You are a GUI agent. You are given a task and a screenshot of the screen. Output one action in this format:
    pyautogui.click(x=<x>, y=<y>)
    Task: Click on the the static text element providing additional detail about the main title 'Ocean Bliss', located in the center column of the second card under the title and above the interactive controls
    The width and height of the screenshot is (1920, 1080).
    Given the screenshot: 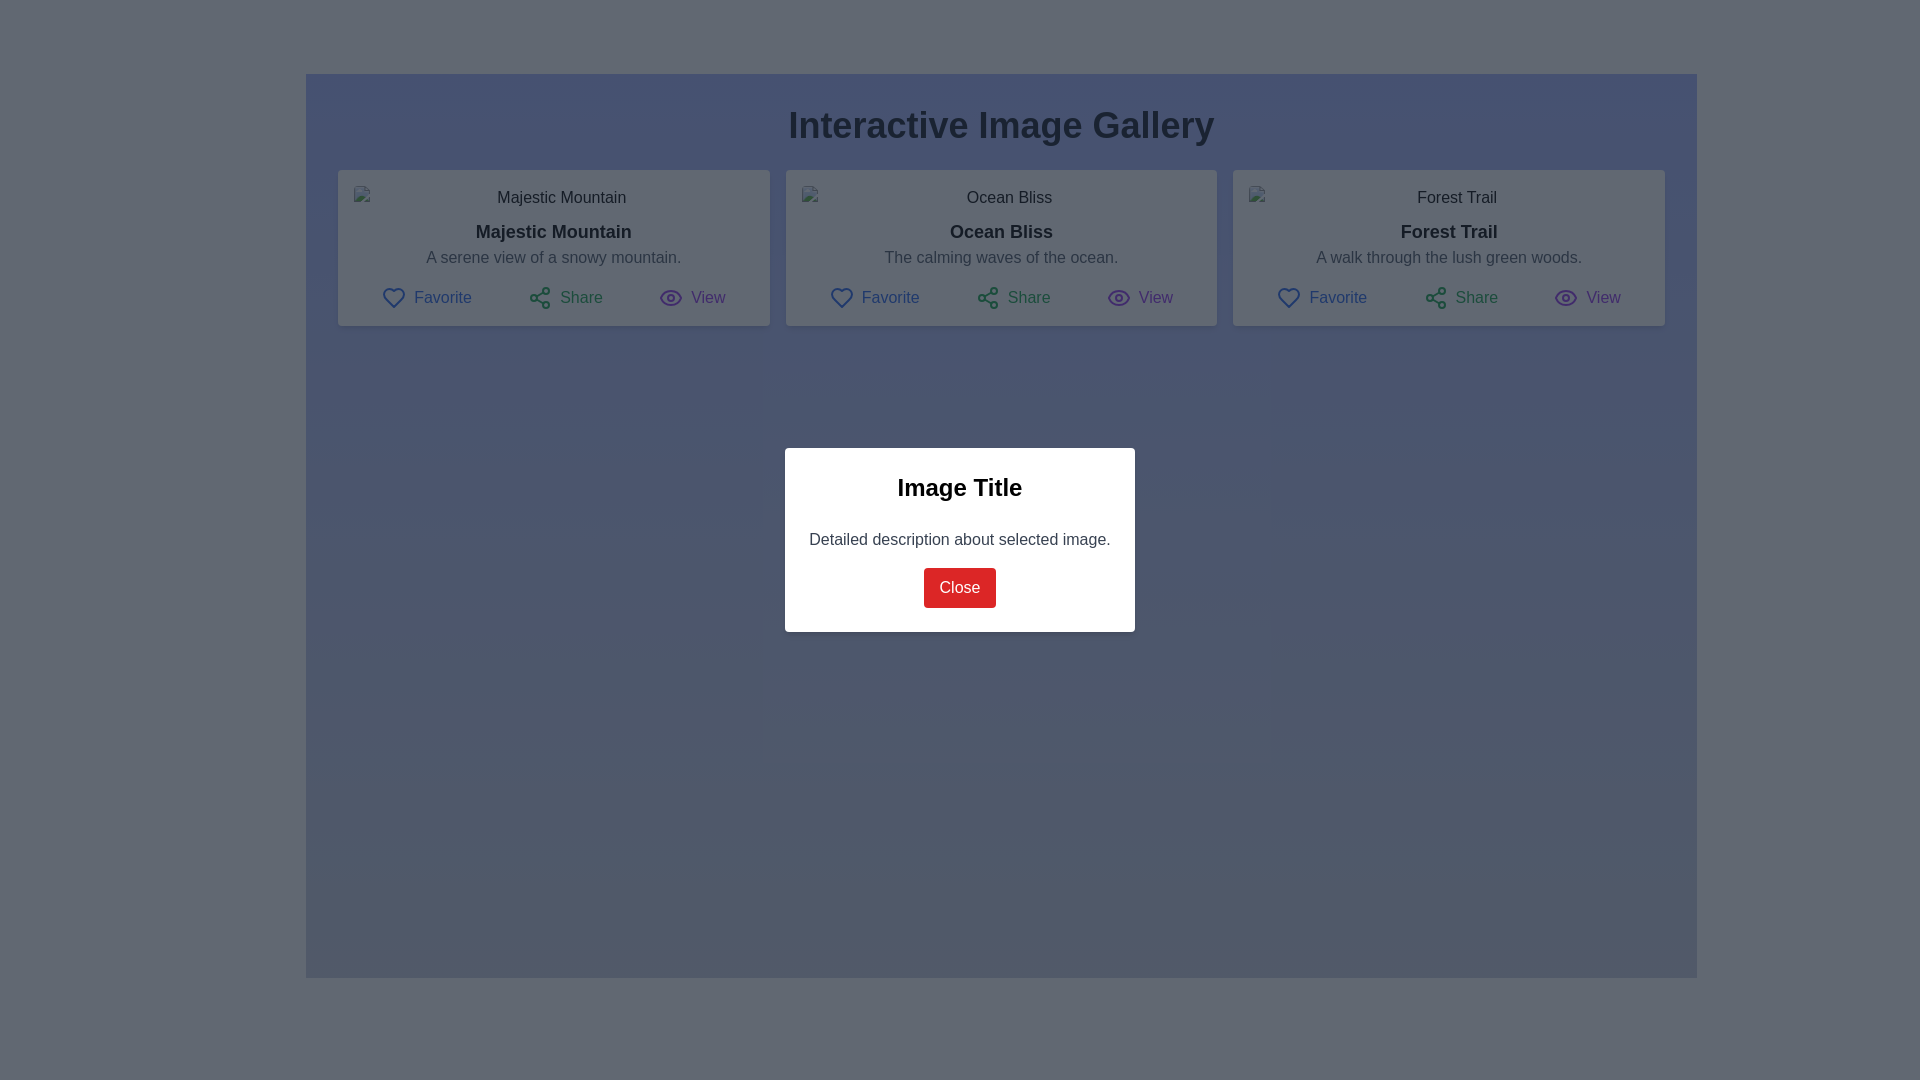 What is the action you would take?
    pyautogui.click(x=1001, y=257)
    